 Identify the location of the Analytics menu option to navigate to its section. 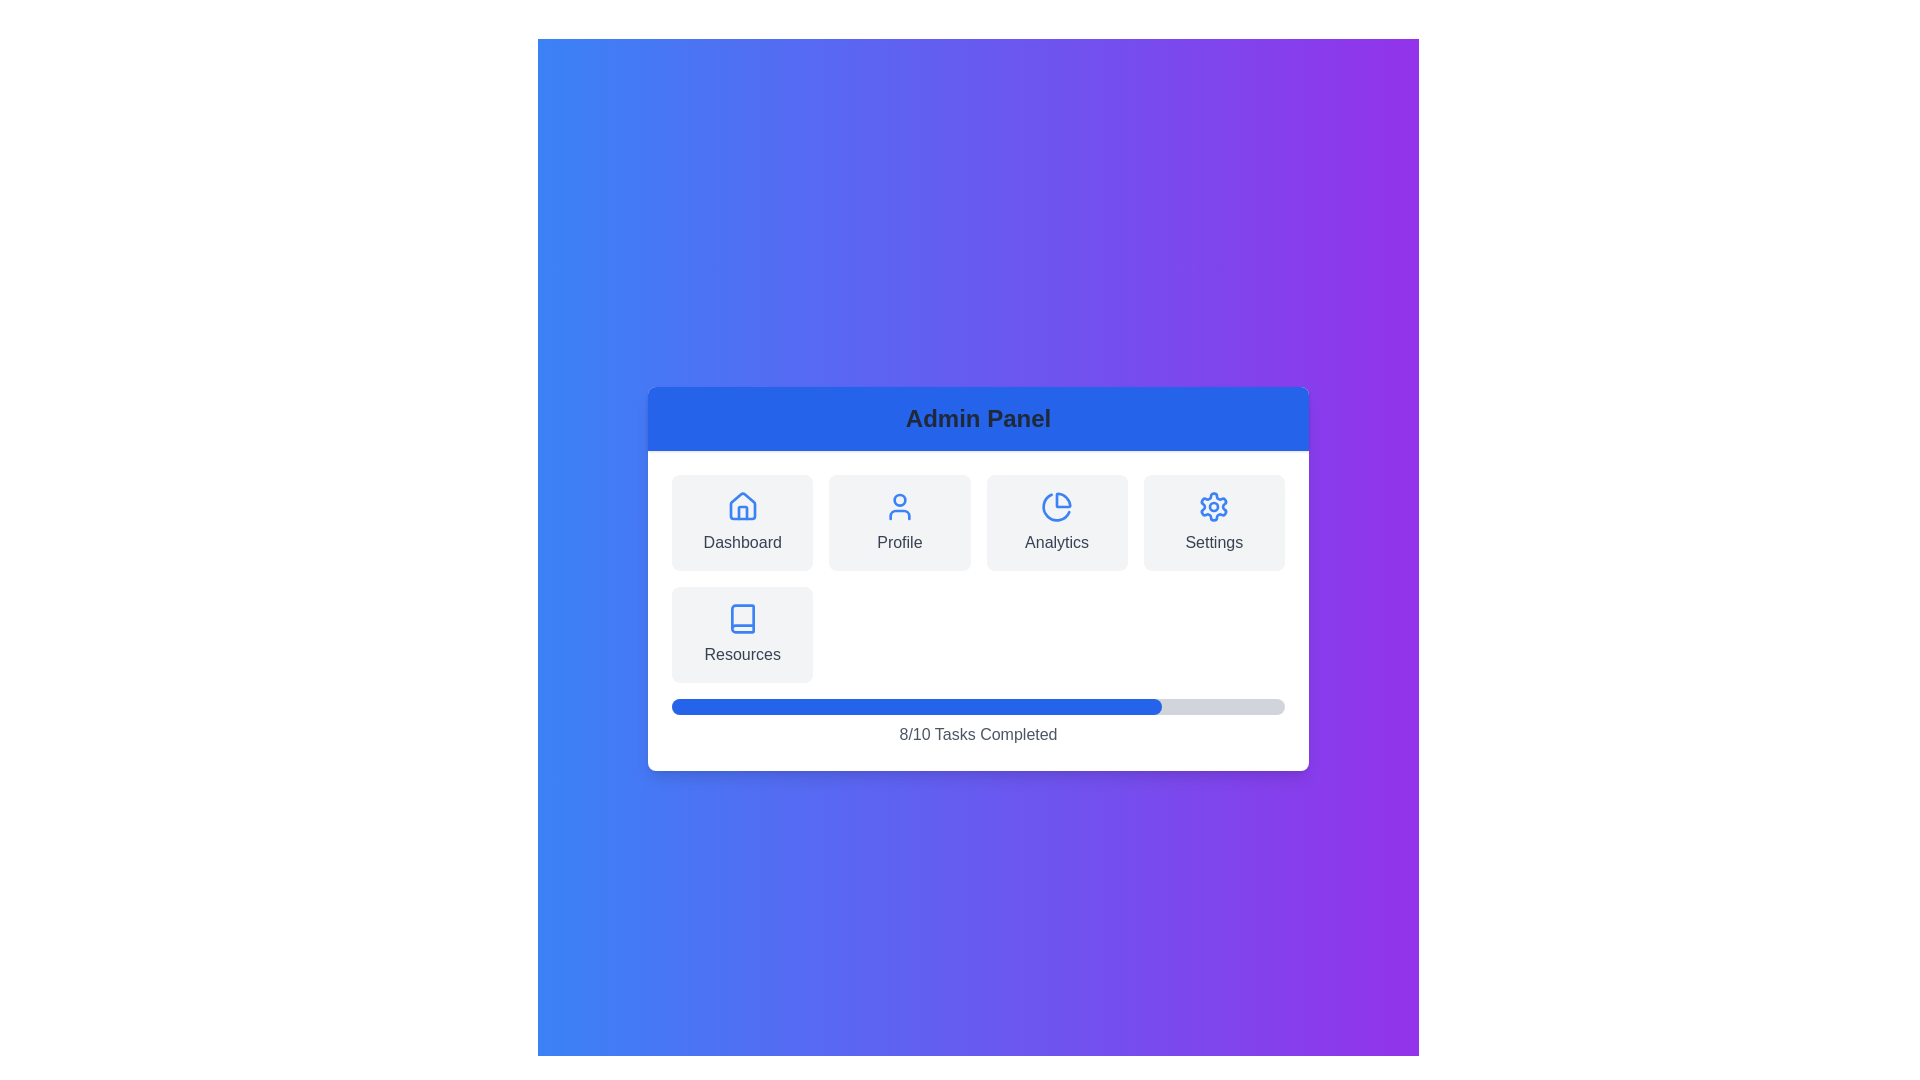
(1055, 522).